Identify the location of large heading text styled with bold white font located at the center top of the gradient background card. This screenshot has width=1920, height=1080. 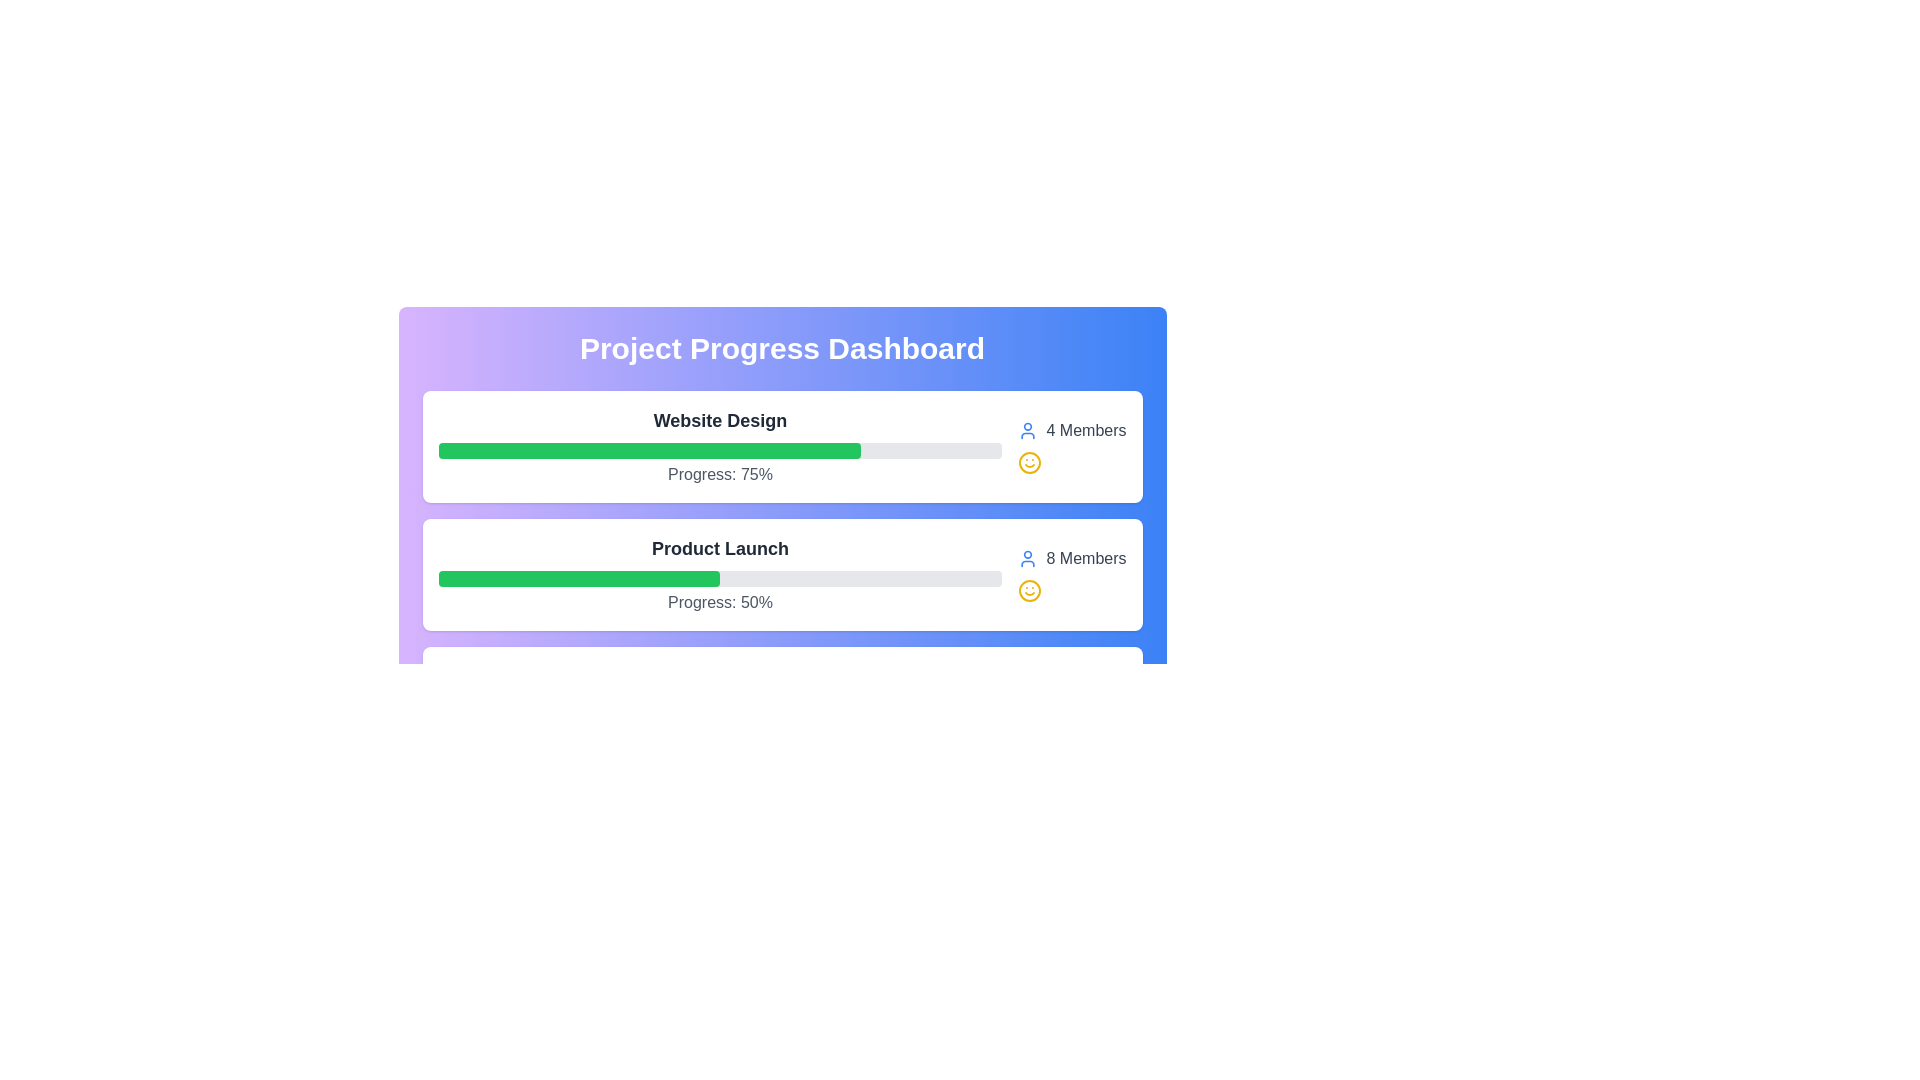
(781, 347).